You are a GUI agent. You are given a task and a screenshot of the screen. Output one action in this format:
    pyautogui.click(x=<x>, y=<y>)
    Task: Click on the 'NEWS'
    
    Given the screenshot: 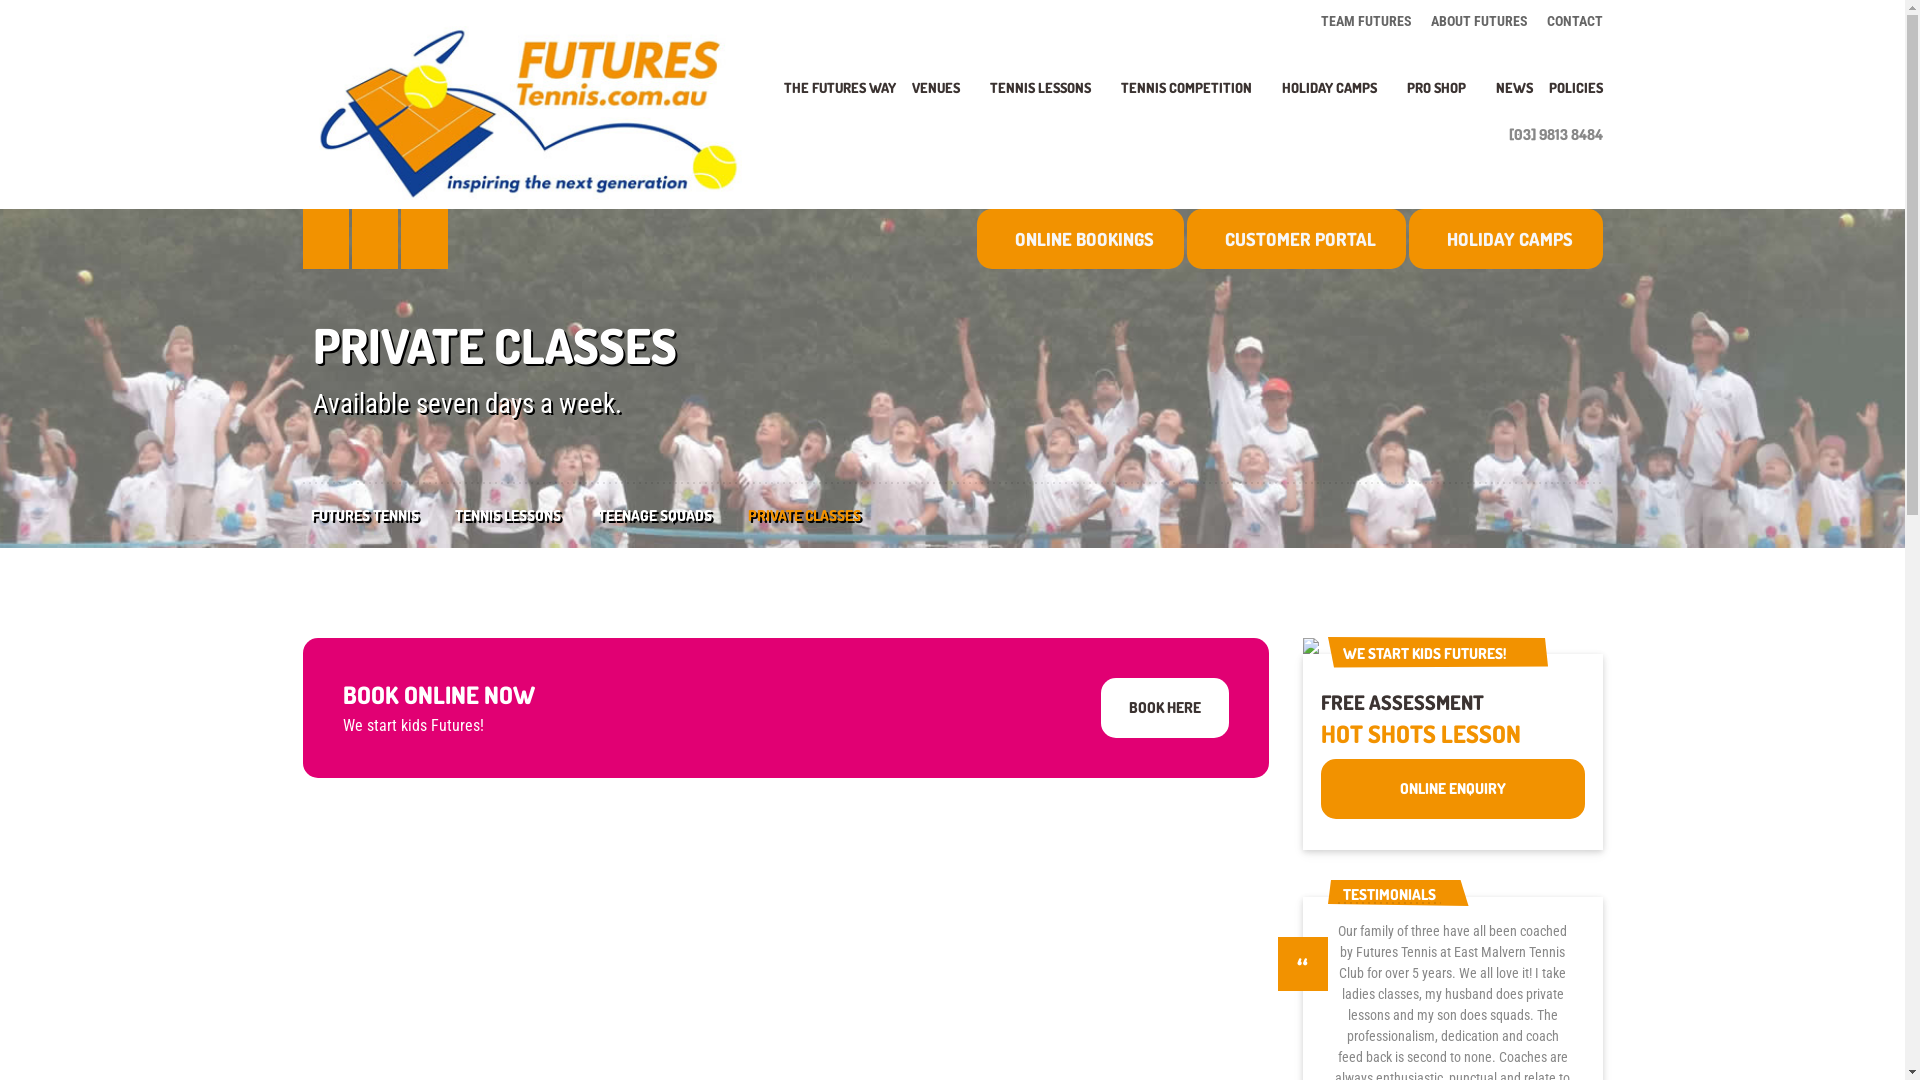 What is the action you would take?
    pyautogui.click(x=1514, y=98)
    